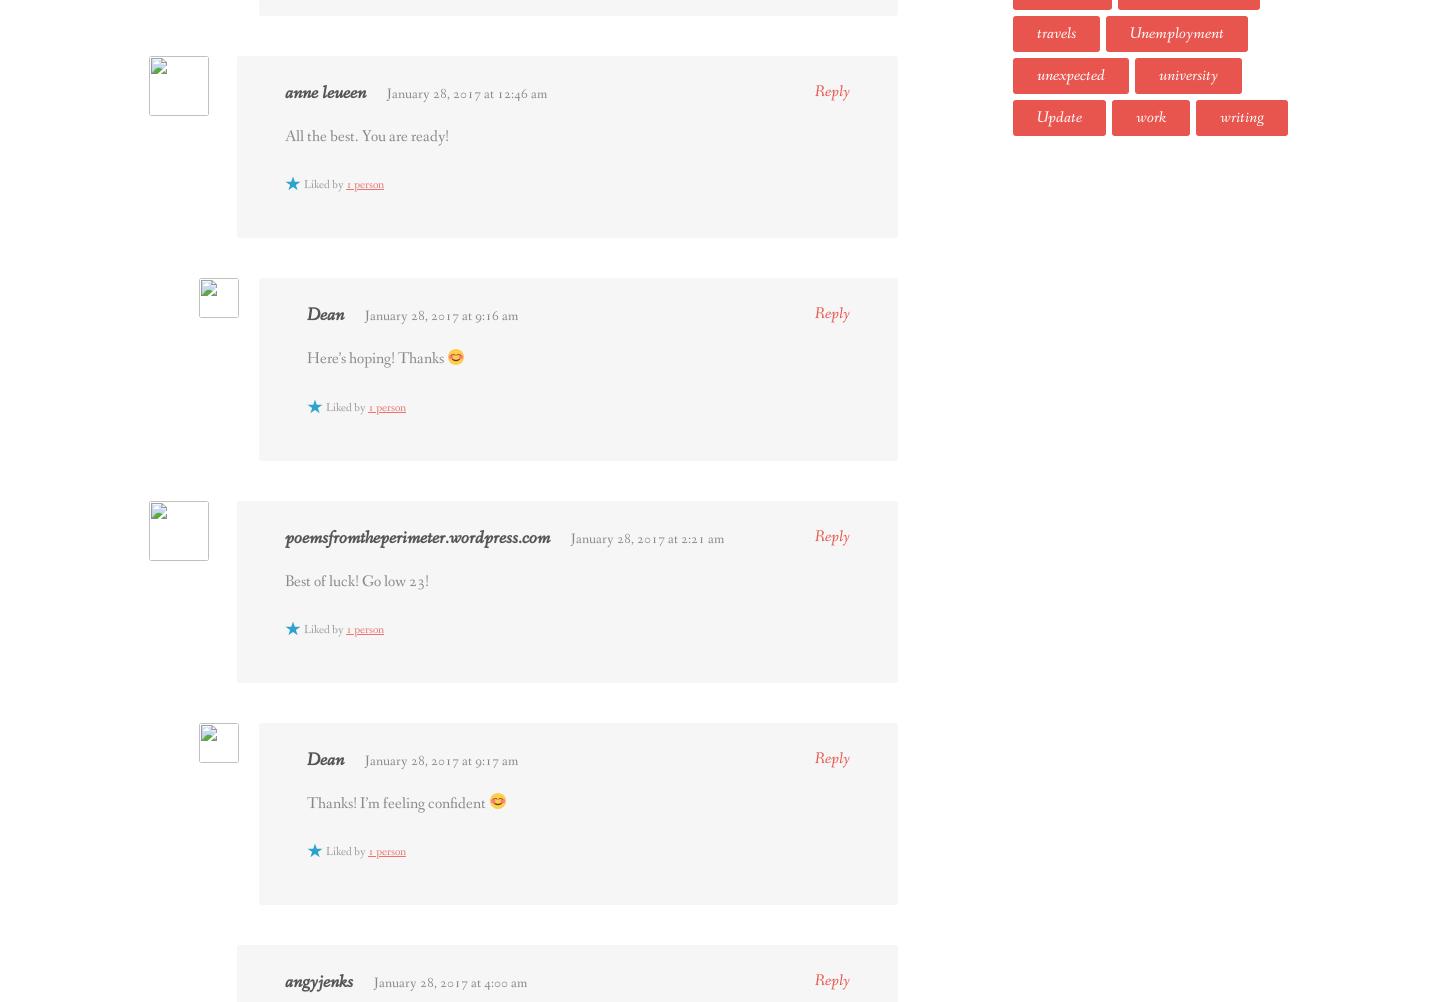 This screenshot has width=1450, height=1002. I want to click on 'Best of luck! Go low 23!', so click(356, 580).